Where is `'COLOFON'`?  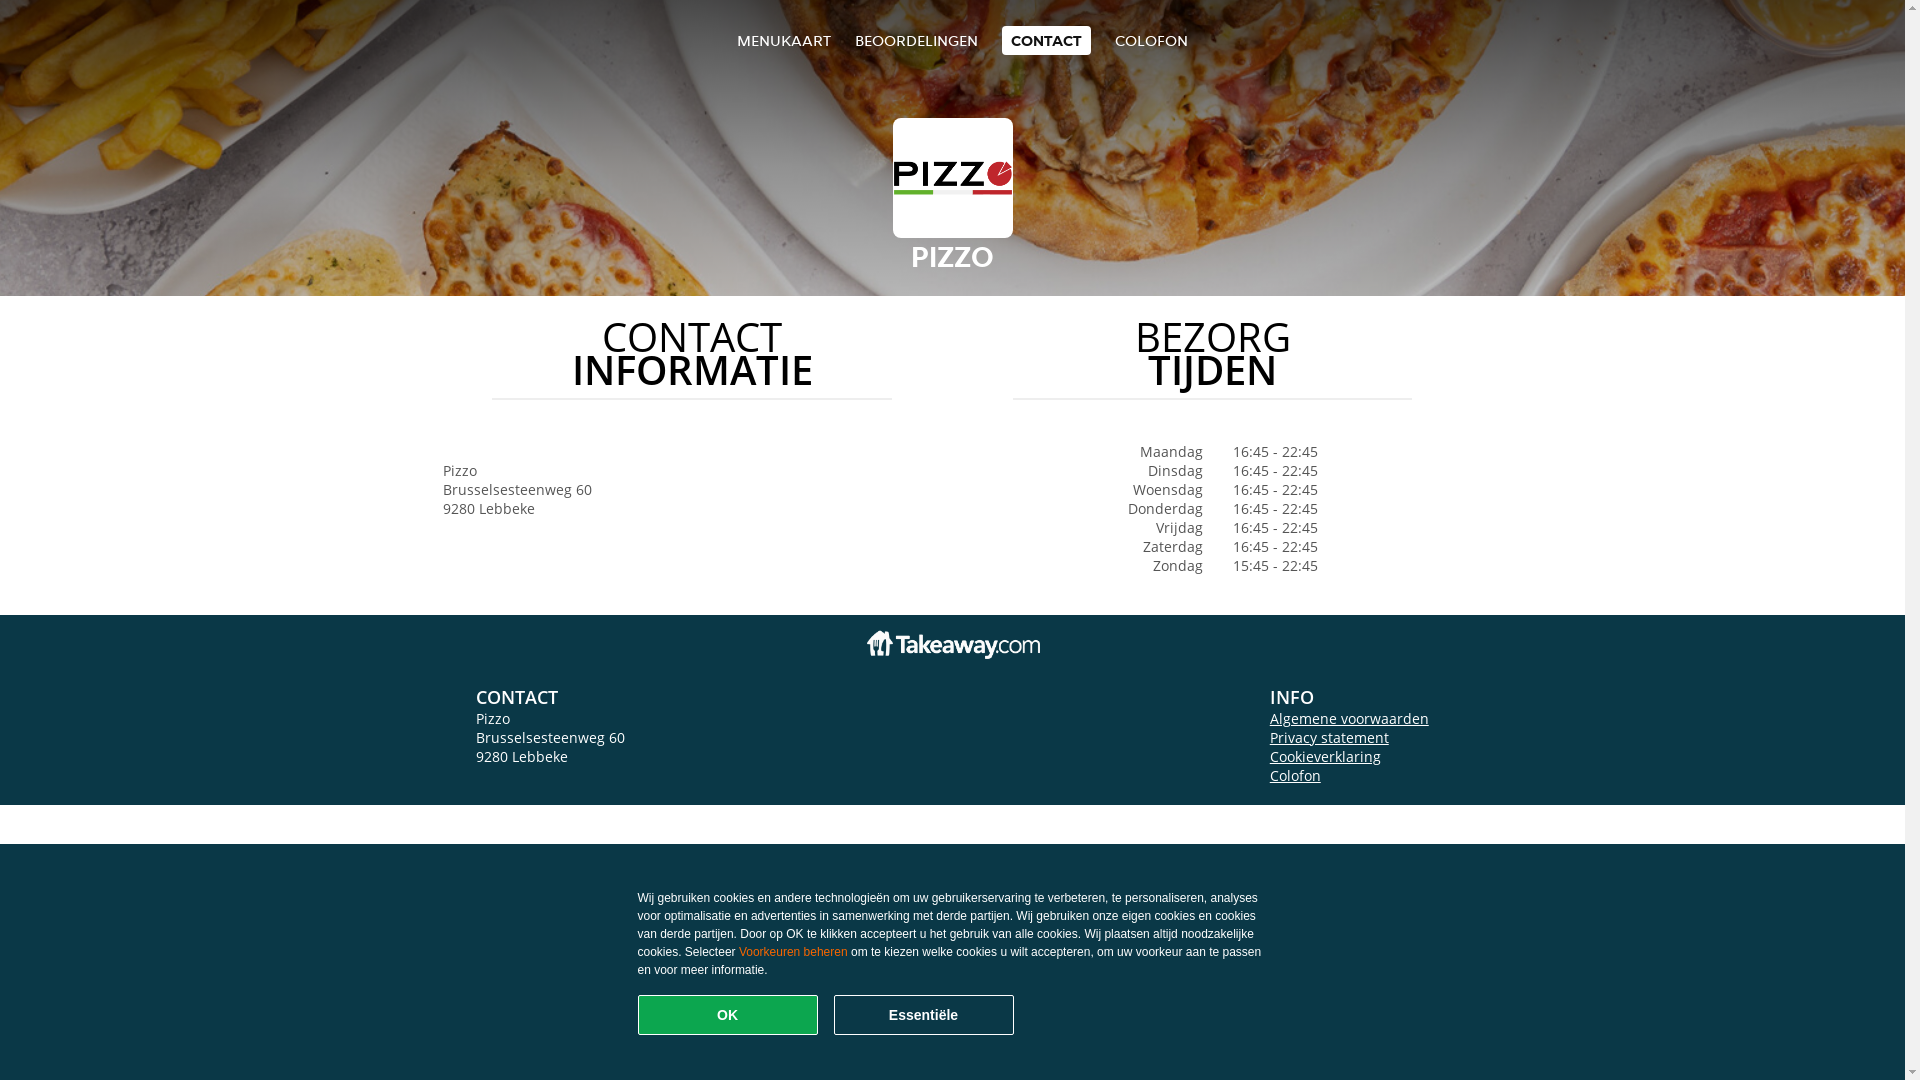
'COLOFON' is located at coordinates (1151, 40).